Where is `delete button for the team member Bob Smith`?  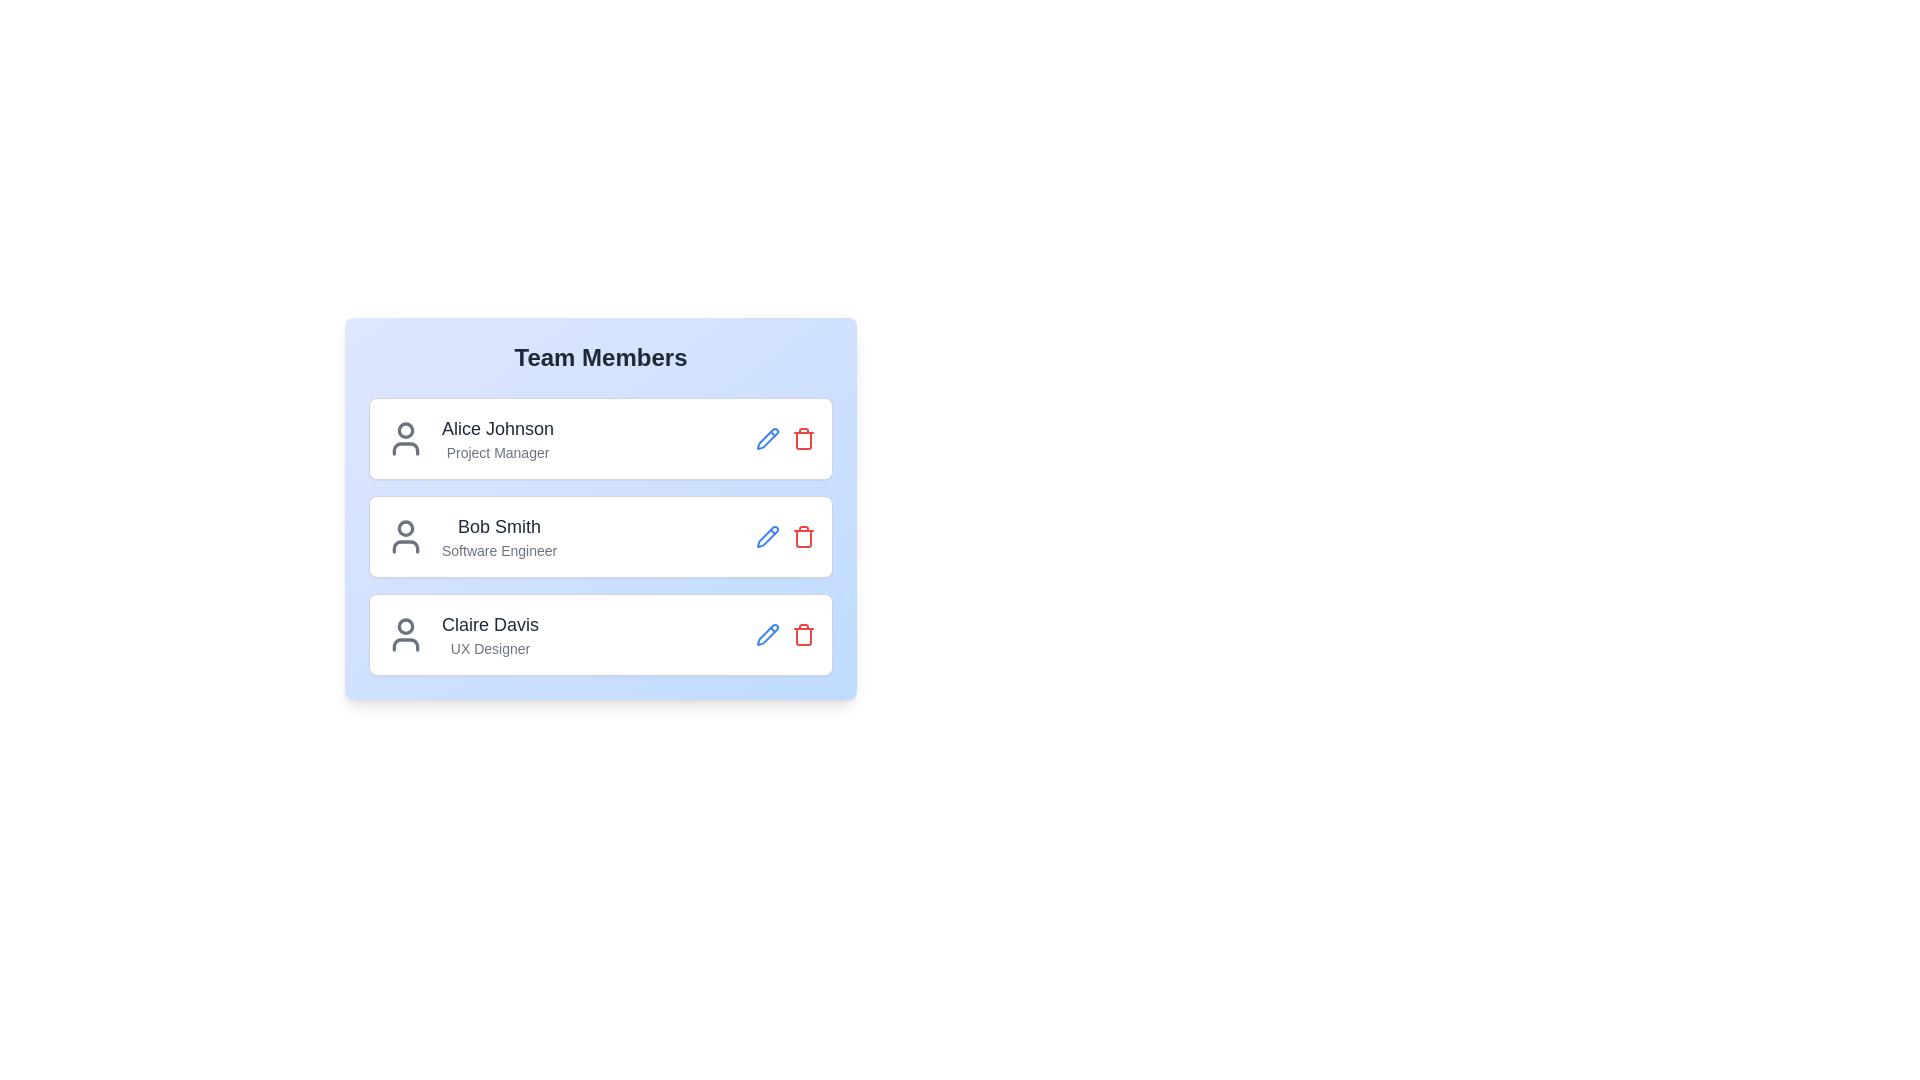
delete button for the team member Bob Smith is located at coordinates (804, 535).